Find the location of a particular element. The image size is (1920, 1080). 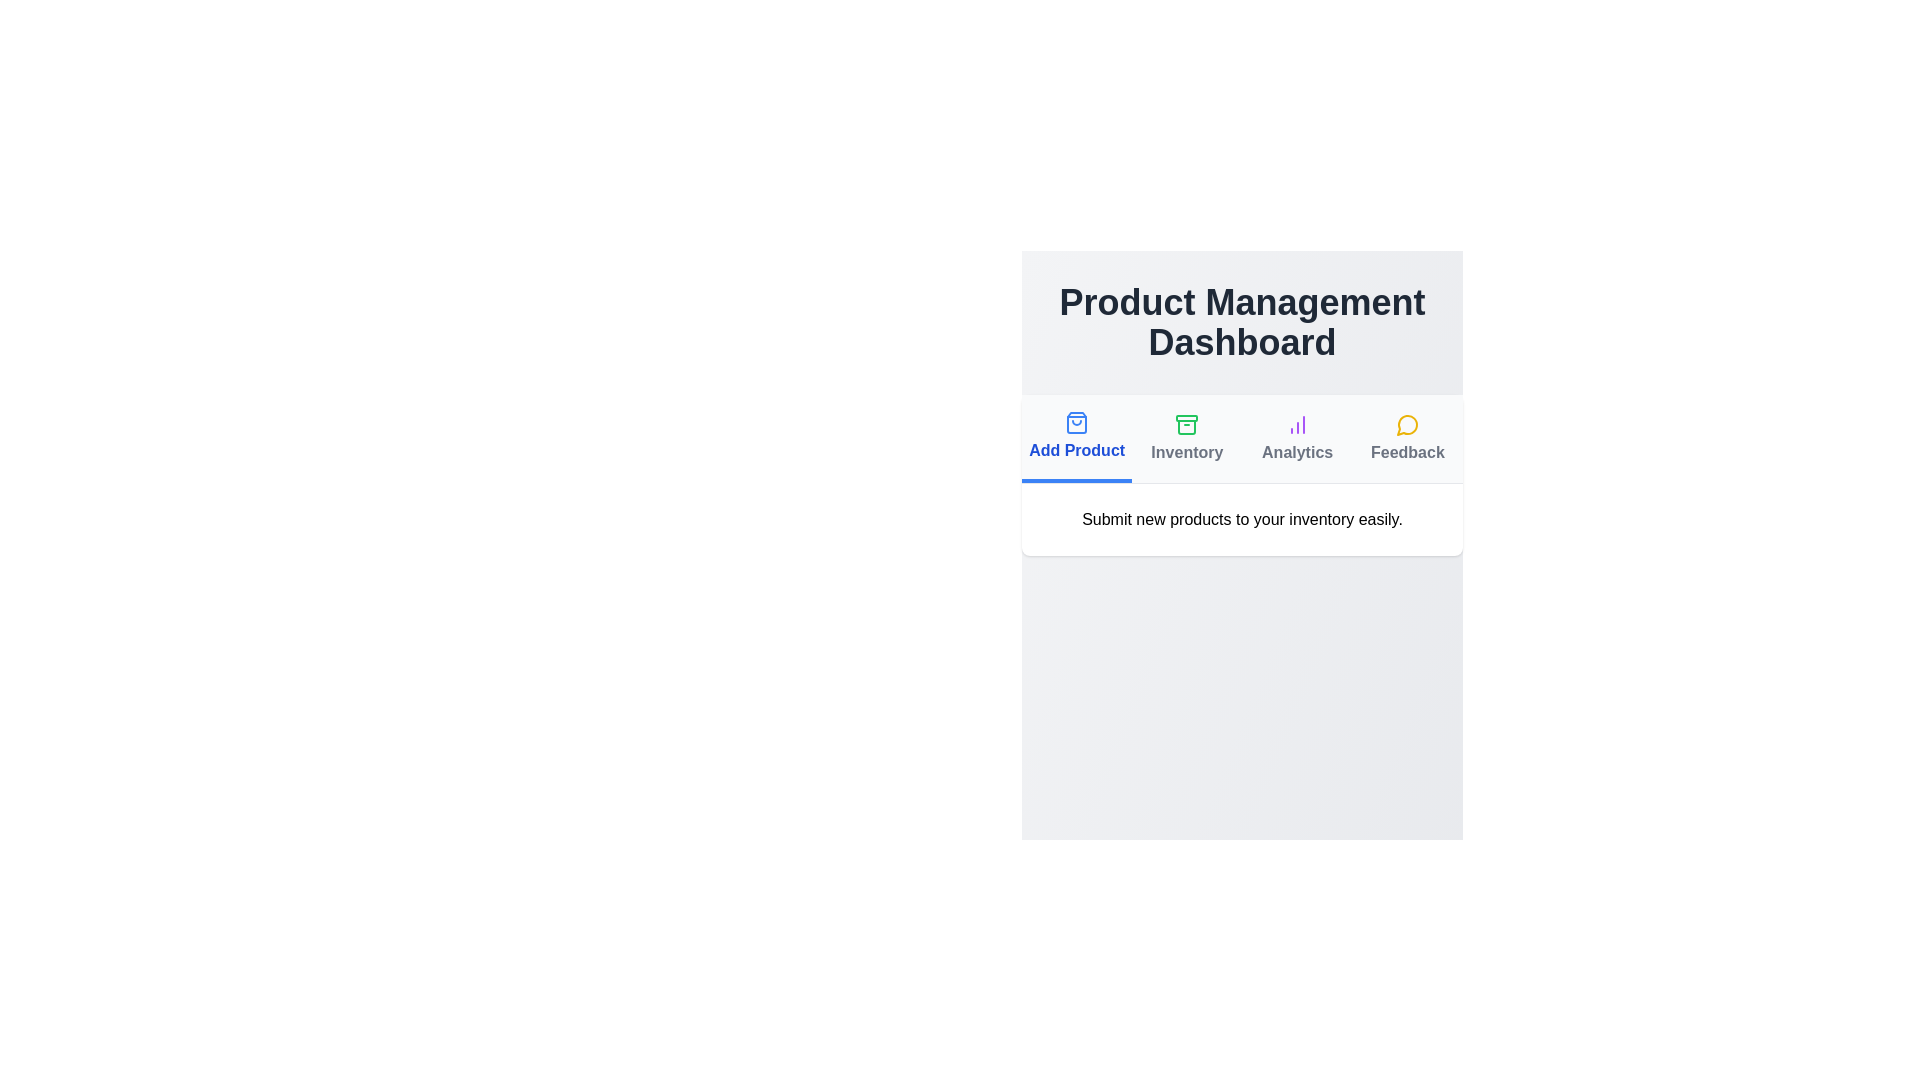

the text label located below the shopping bag icon in the left navigation bar is located at coordinates (1075, 451).